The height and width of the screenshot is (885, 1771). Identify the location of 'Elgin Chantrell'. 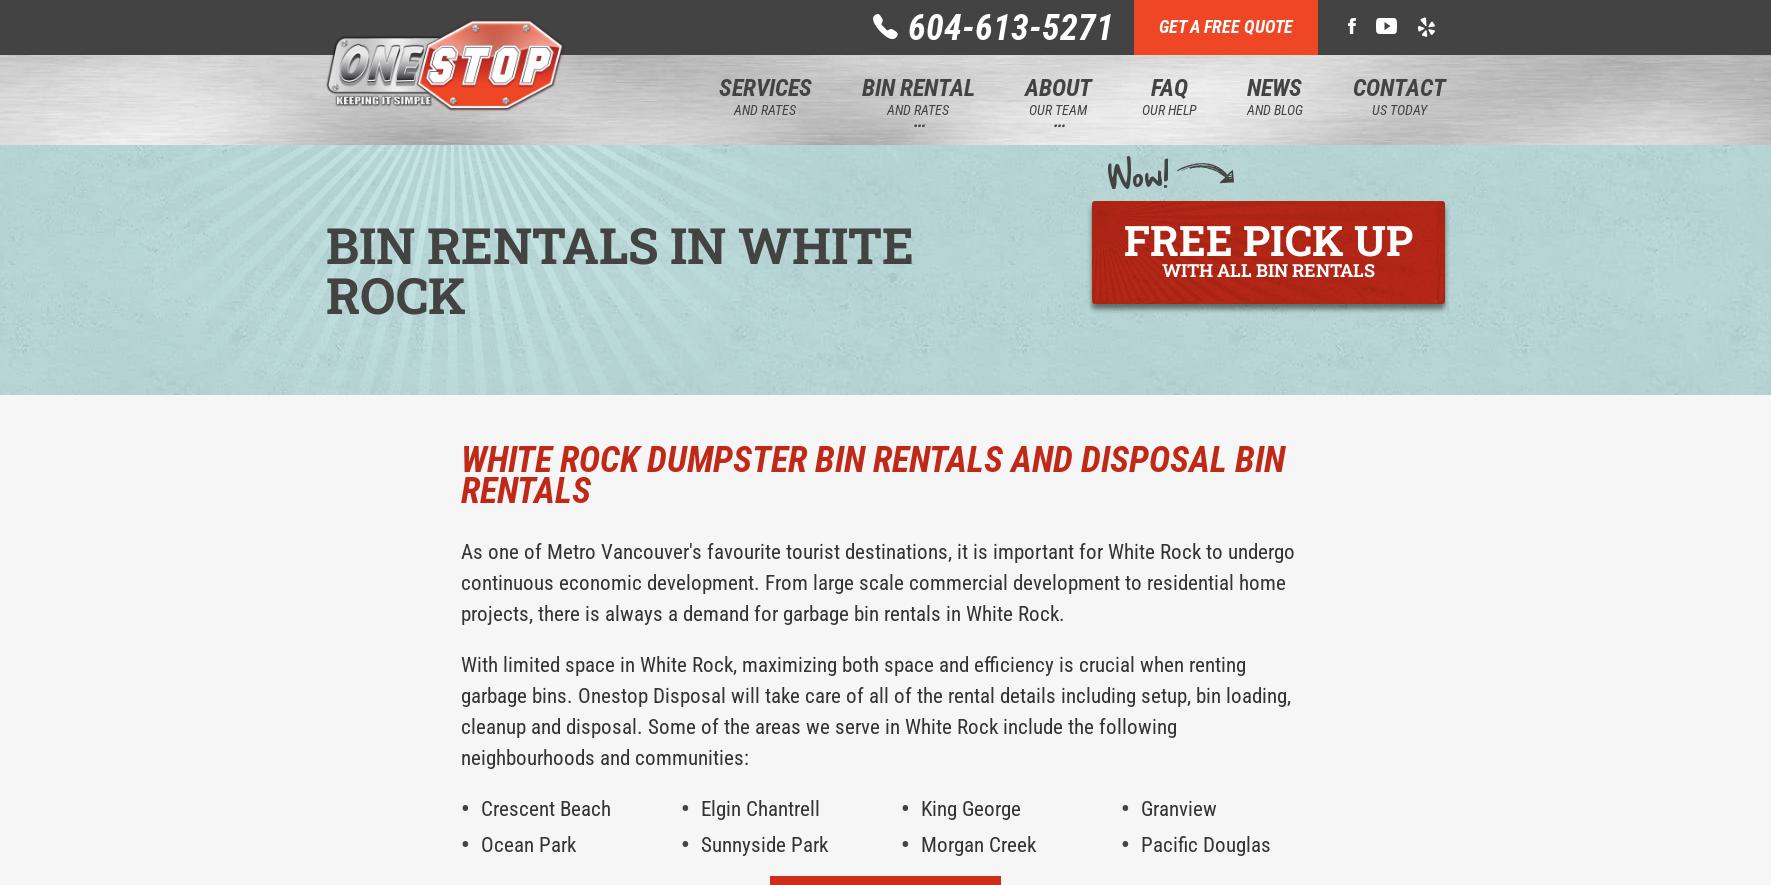
(759, 808).